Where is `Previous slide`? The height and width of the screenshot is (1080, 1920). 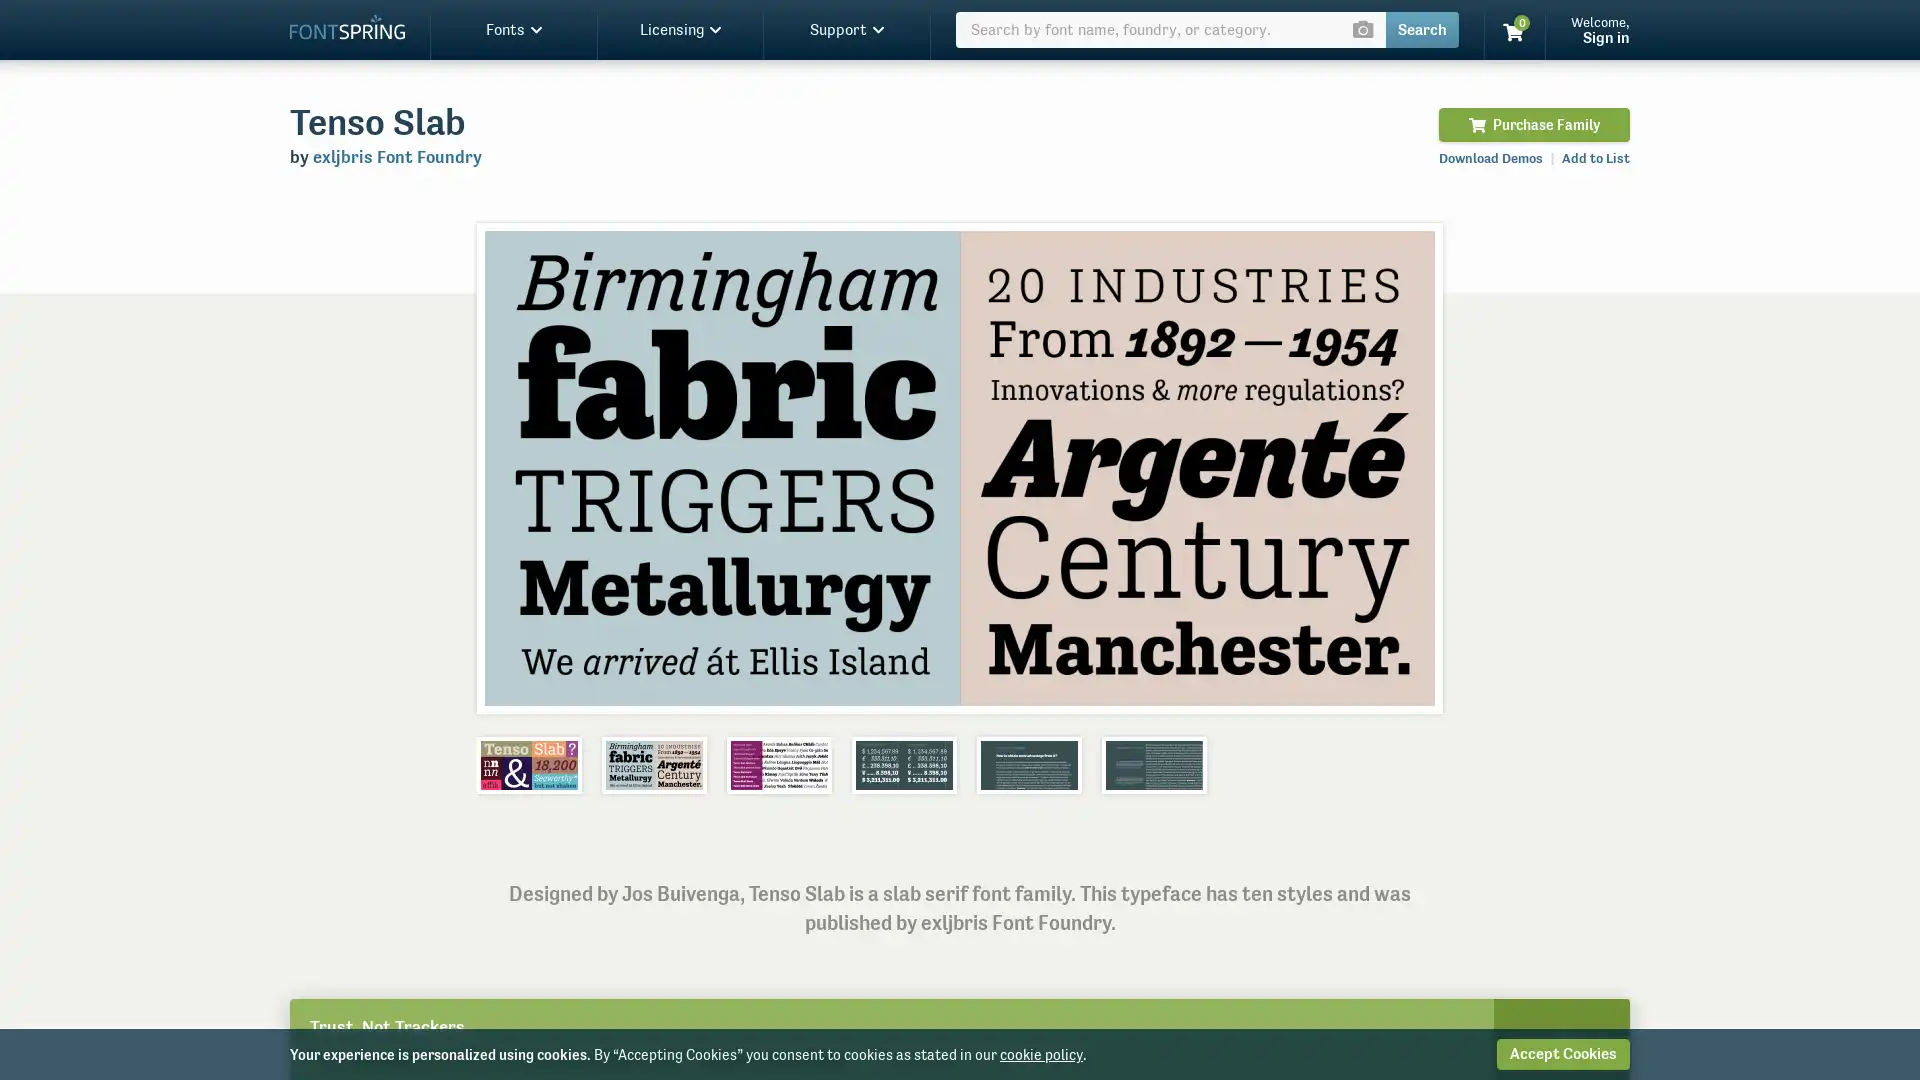
Previous slide is located at coordinates (513, 467).